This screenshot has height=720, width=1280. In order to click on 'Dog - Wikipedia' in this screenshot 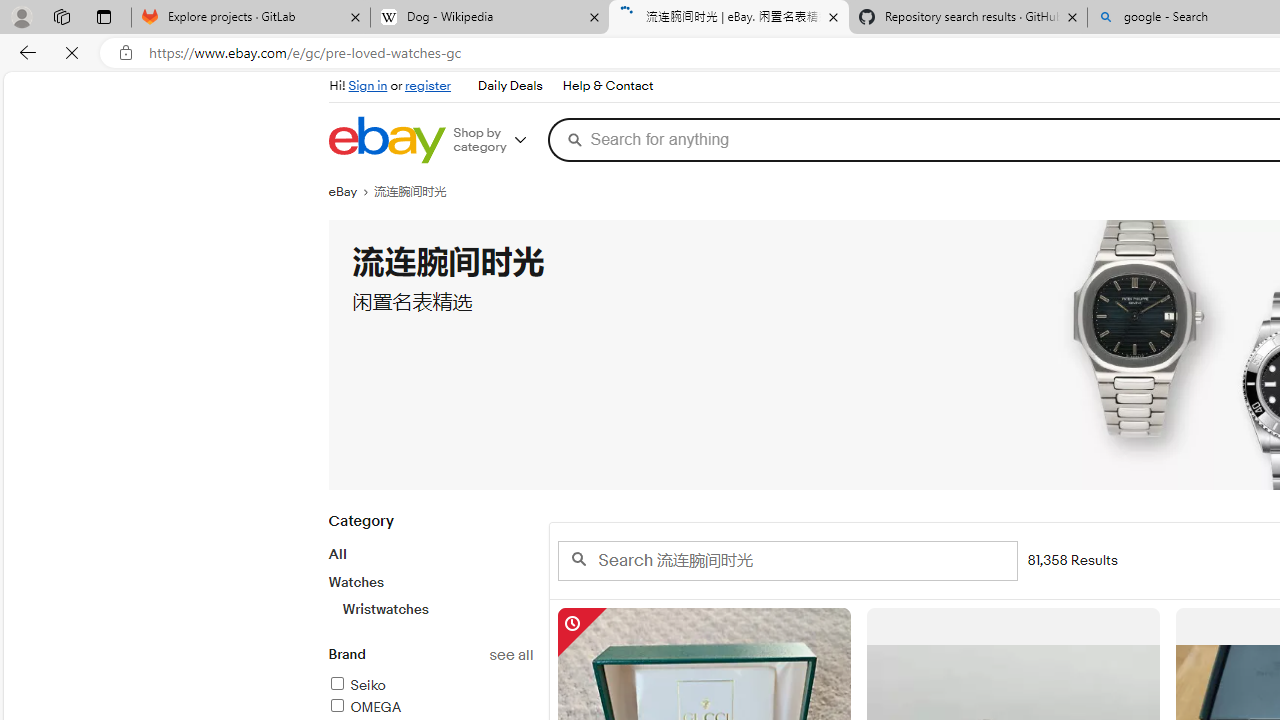, I will do `click(490, 17)`.